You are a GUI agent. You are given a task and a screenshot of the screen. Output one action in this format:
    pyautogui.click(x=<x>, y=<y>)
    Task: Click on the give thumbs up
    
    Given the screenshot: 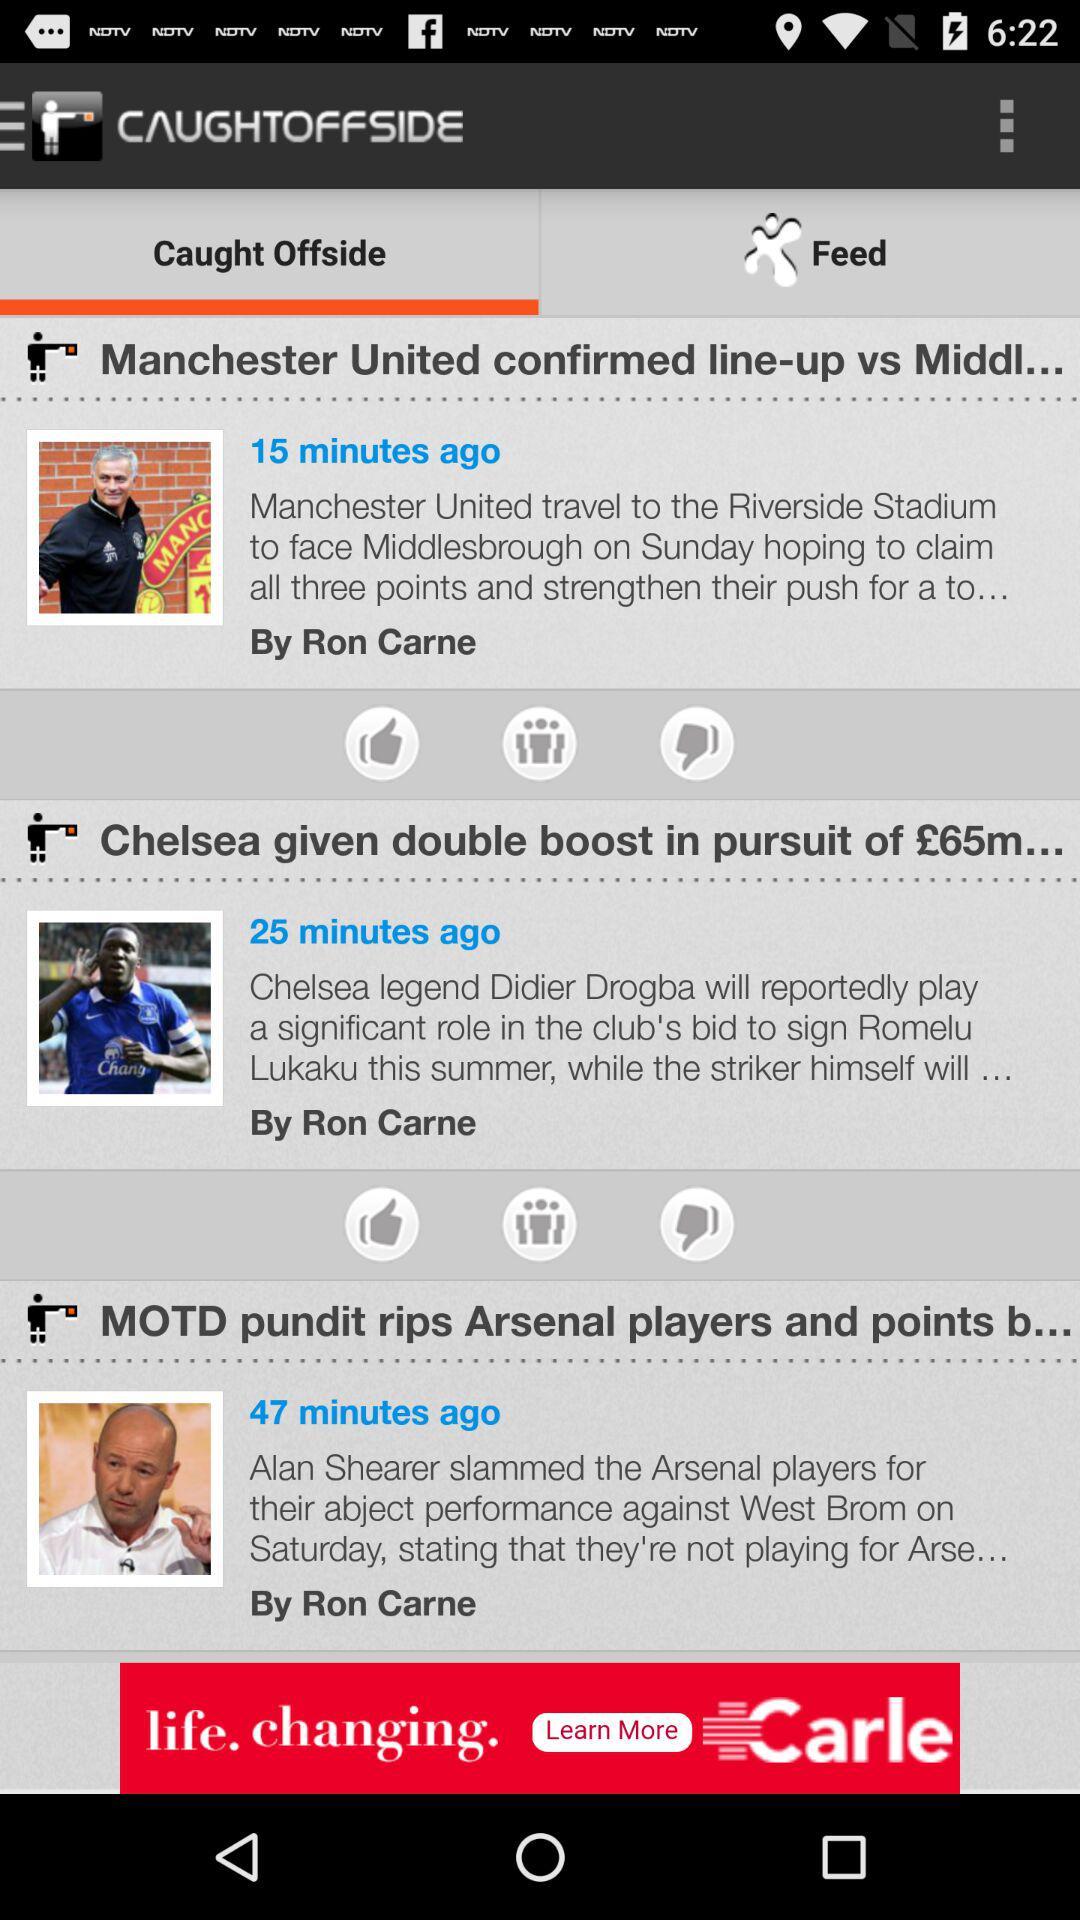 What is the action you would take?
    pyautogui.click(x=382, y=742)
    